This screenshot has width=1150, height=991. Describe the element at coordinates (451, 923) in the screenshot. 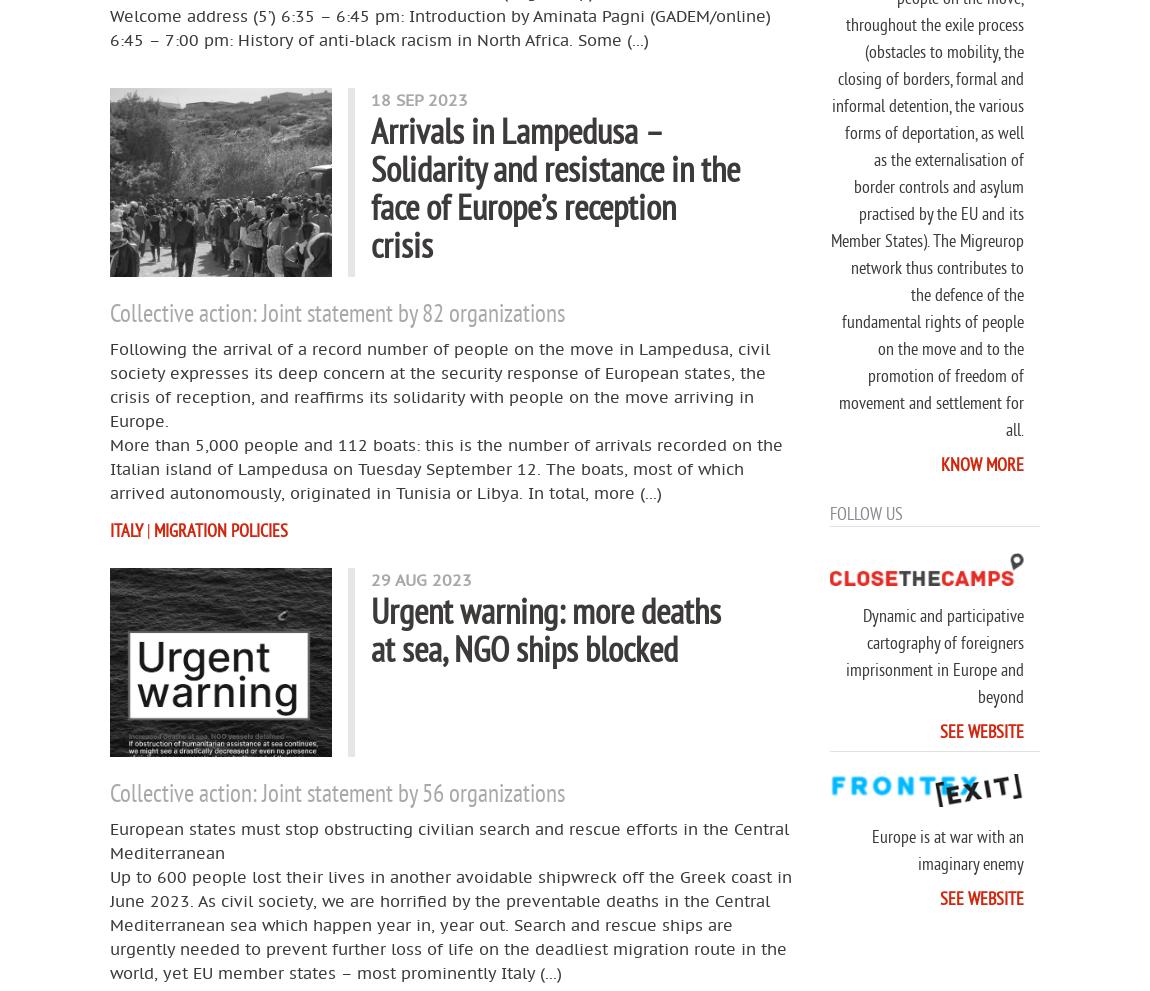

I see `'Up to 600 people lost their lives in another avoidable shipwreck off the Greek coast in June 2023. As civil society, we are horrified by the preventable deaths in the Central Mediterranean sea which happen year in, year out. Search and rescue ships are urgently needed to prevent further loss of life on the deadliest migration route in the world, yet EU member states – most prominently Italy (...)'` at that location.